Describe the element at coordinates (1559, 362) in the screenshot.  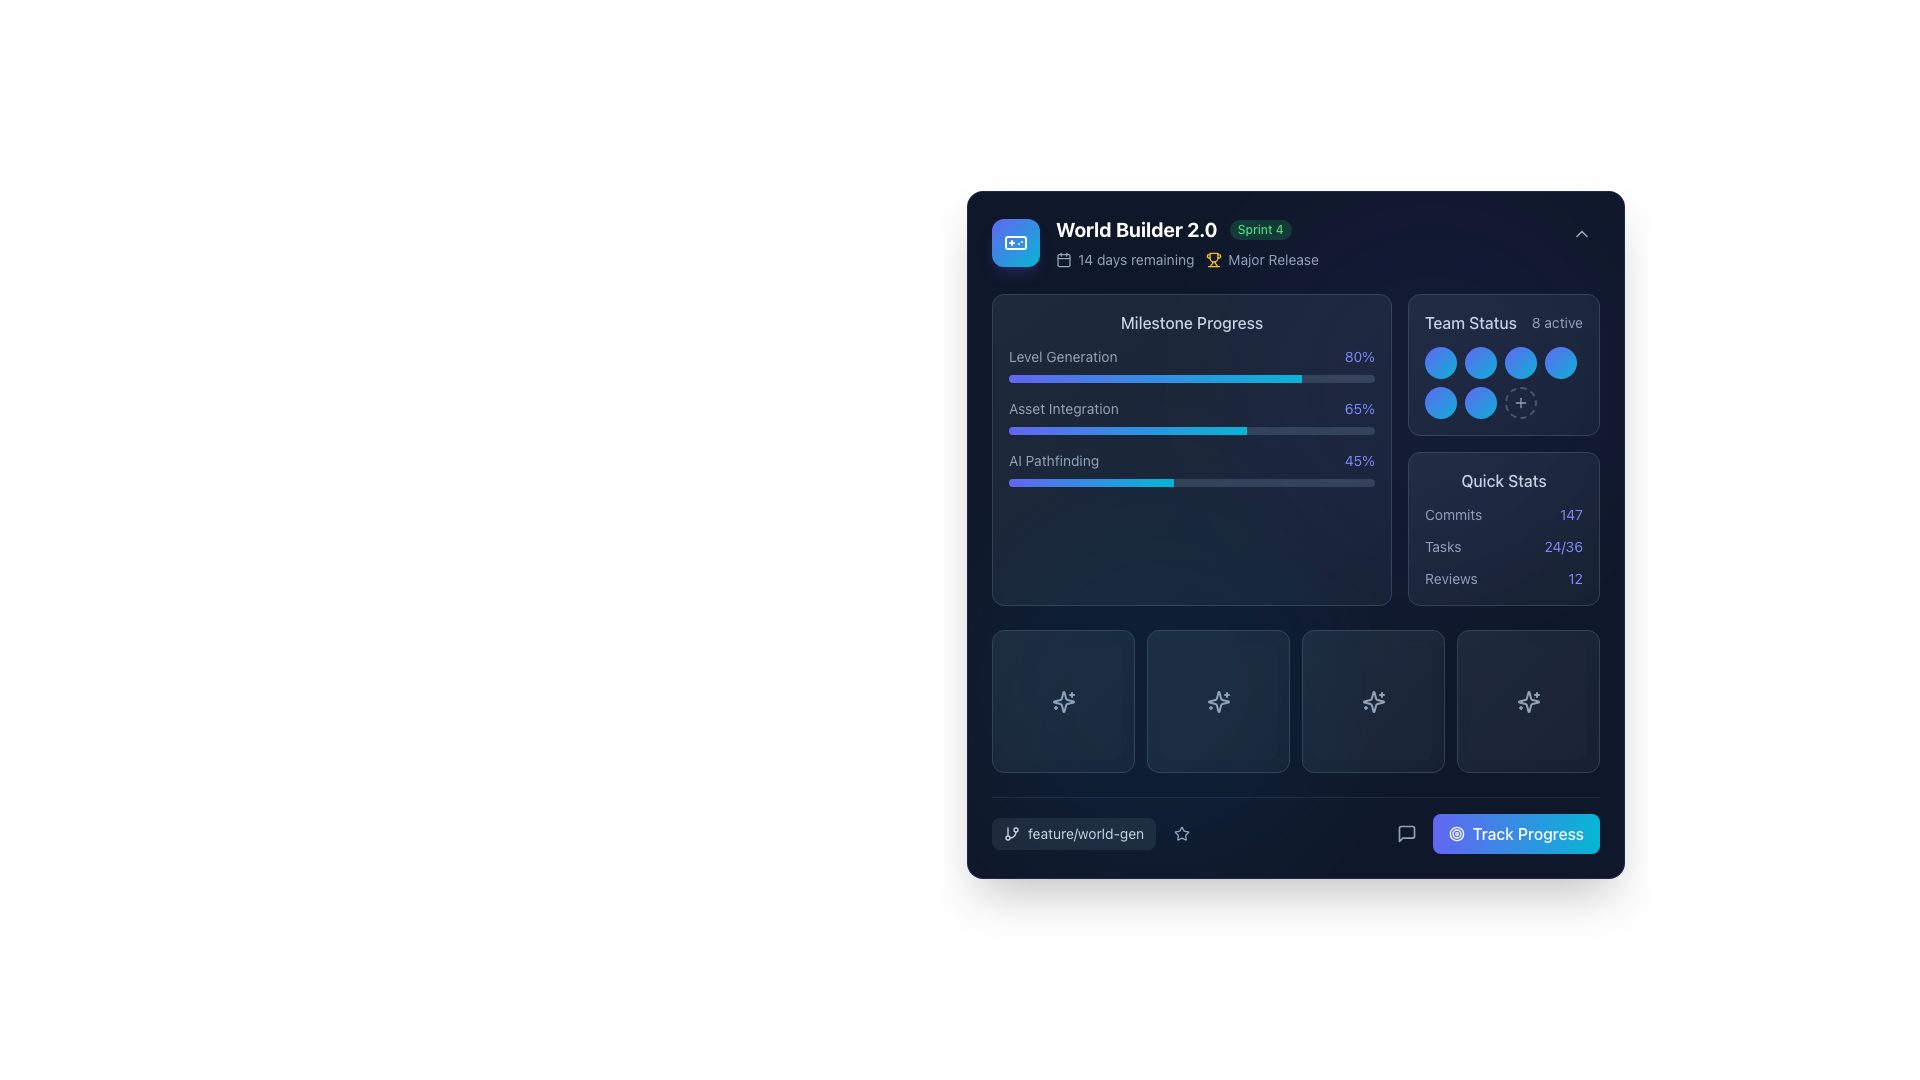
I see `the fourth graphic icon from the left in the 'Team Status' section, which serves as a placeholder for a team member` at that location.